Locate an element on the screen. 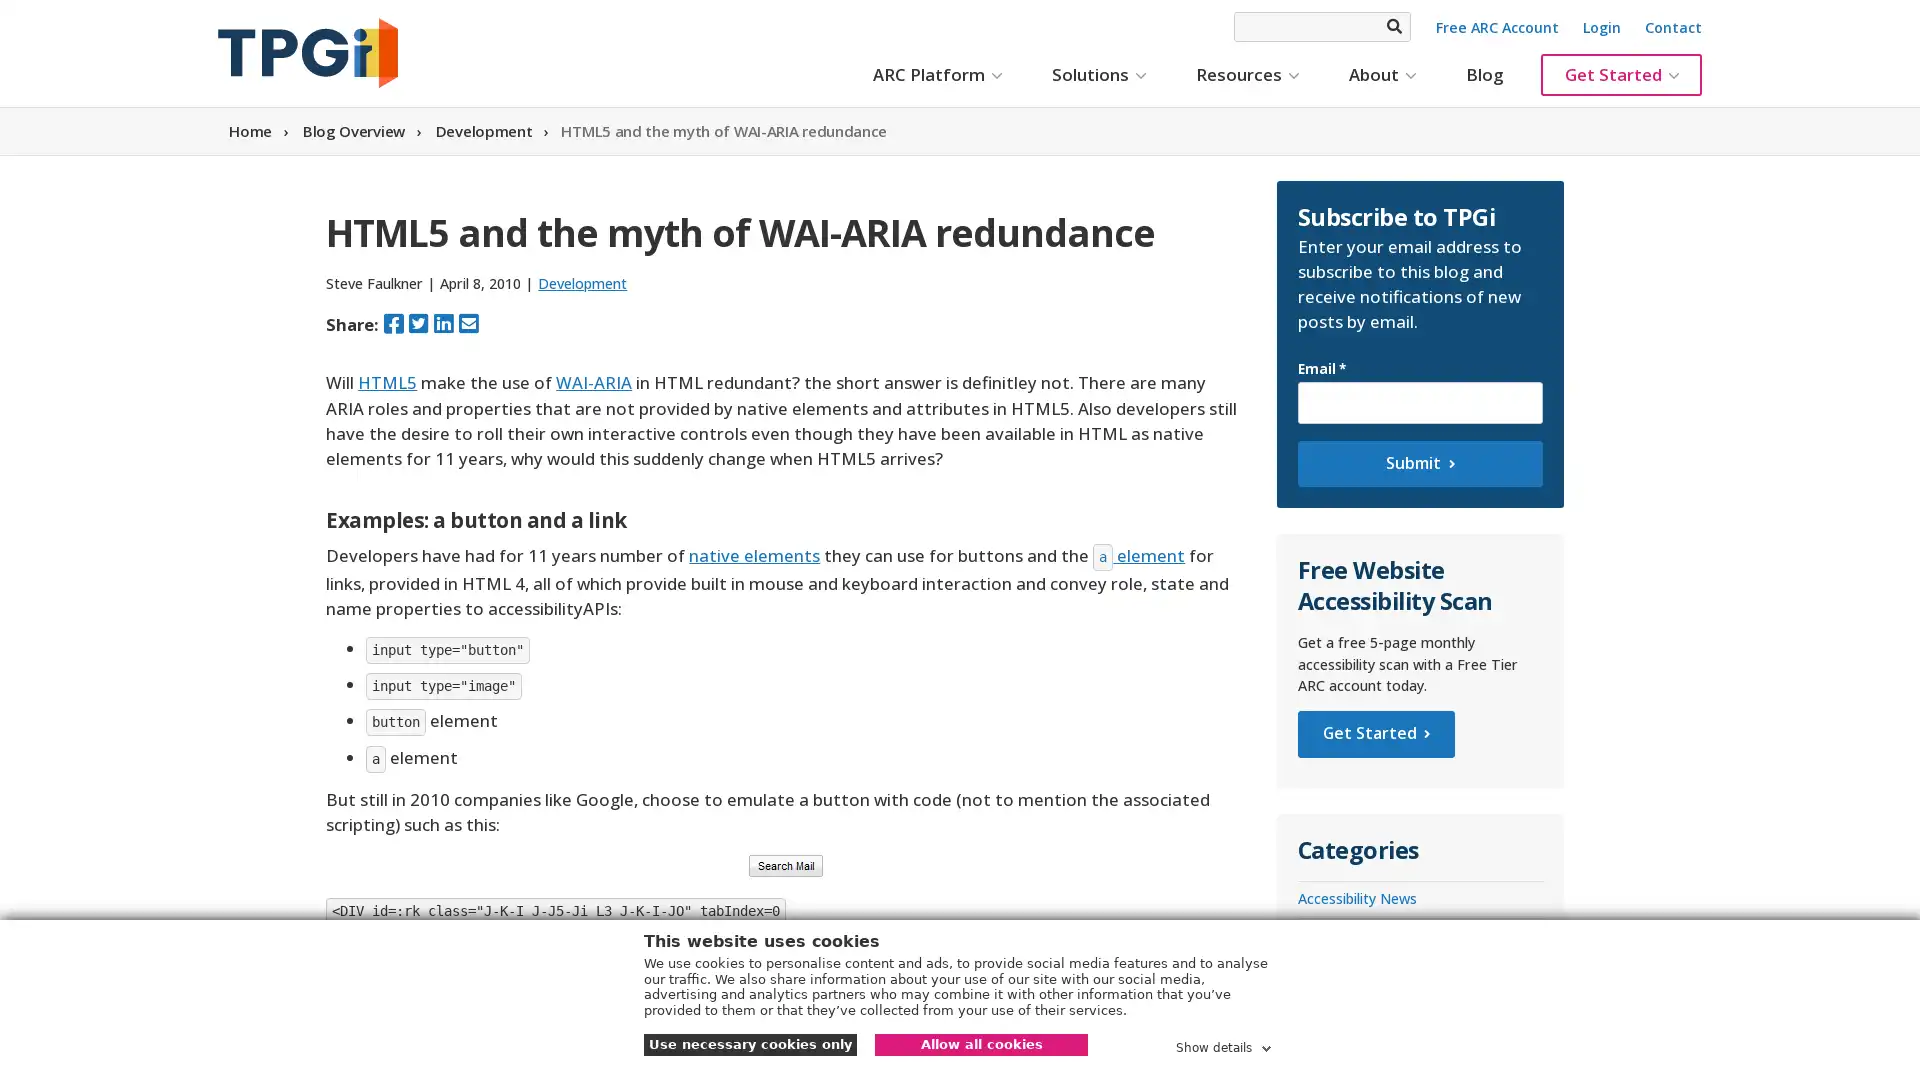 This screenshot has width=1920, height=1080. Submit Search is located at coordinates (1392, 26).